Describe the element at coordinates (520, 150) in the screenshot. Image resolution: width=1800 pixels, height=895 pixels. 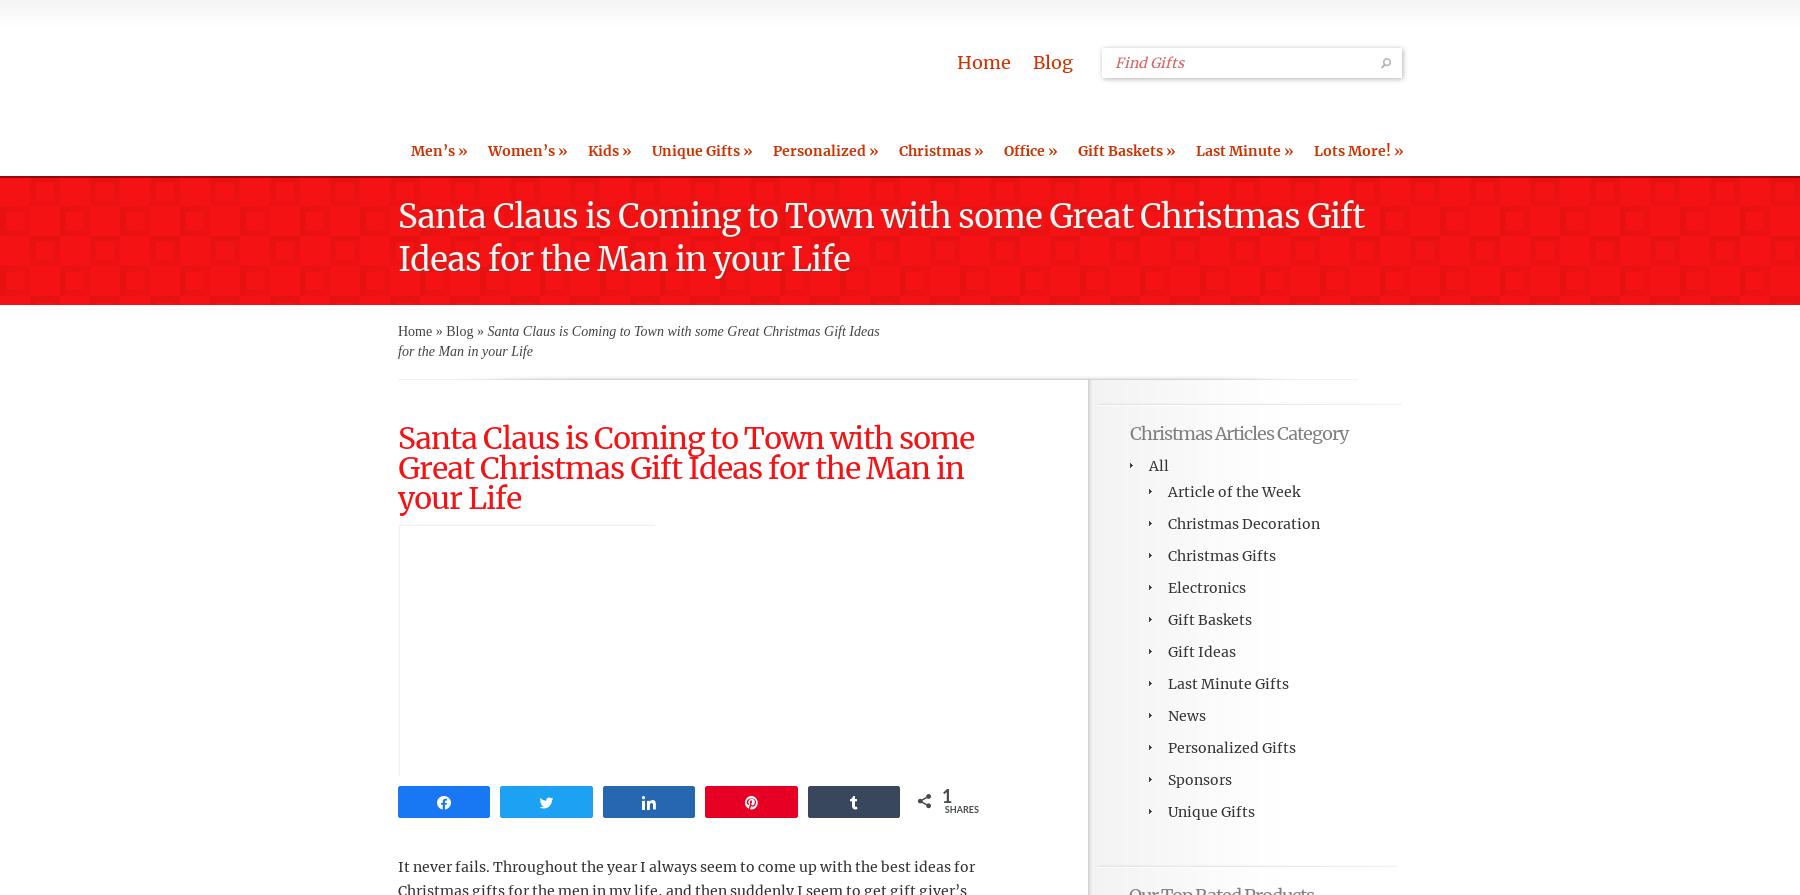
I see `'Women’s'` at that location.